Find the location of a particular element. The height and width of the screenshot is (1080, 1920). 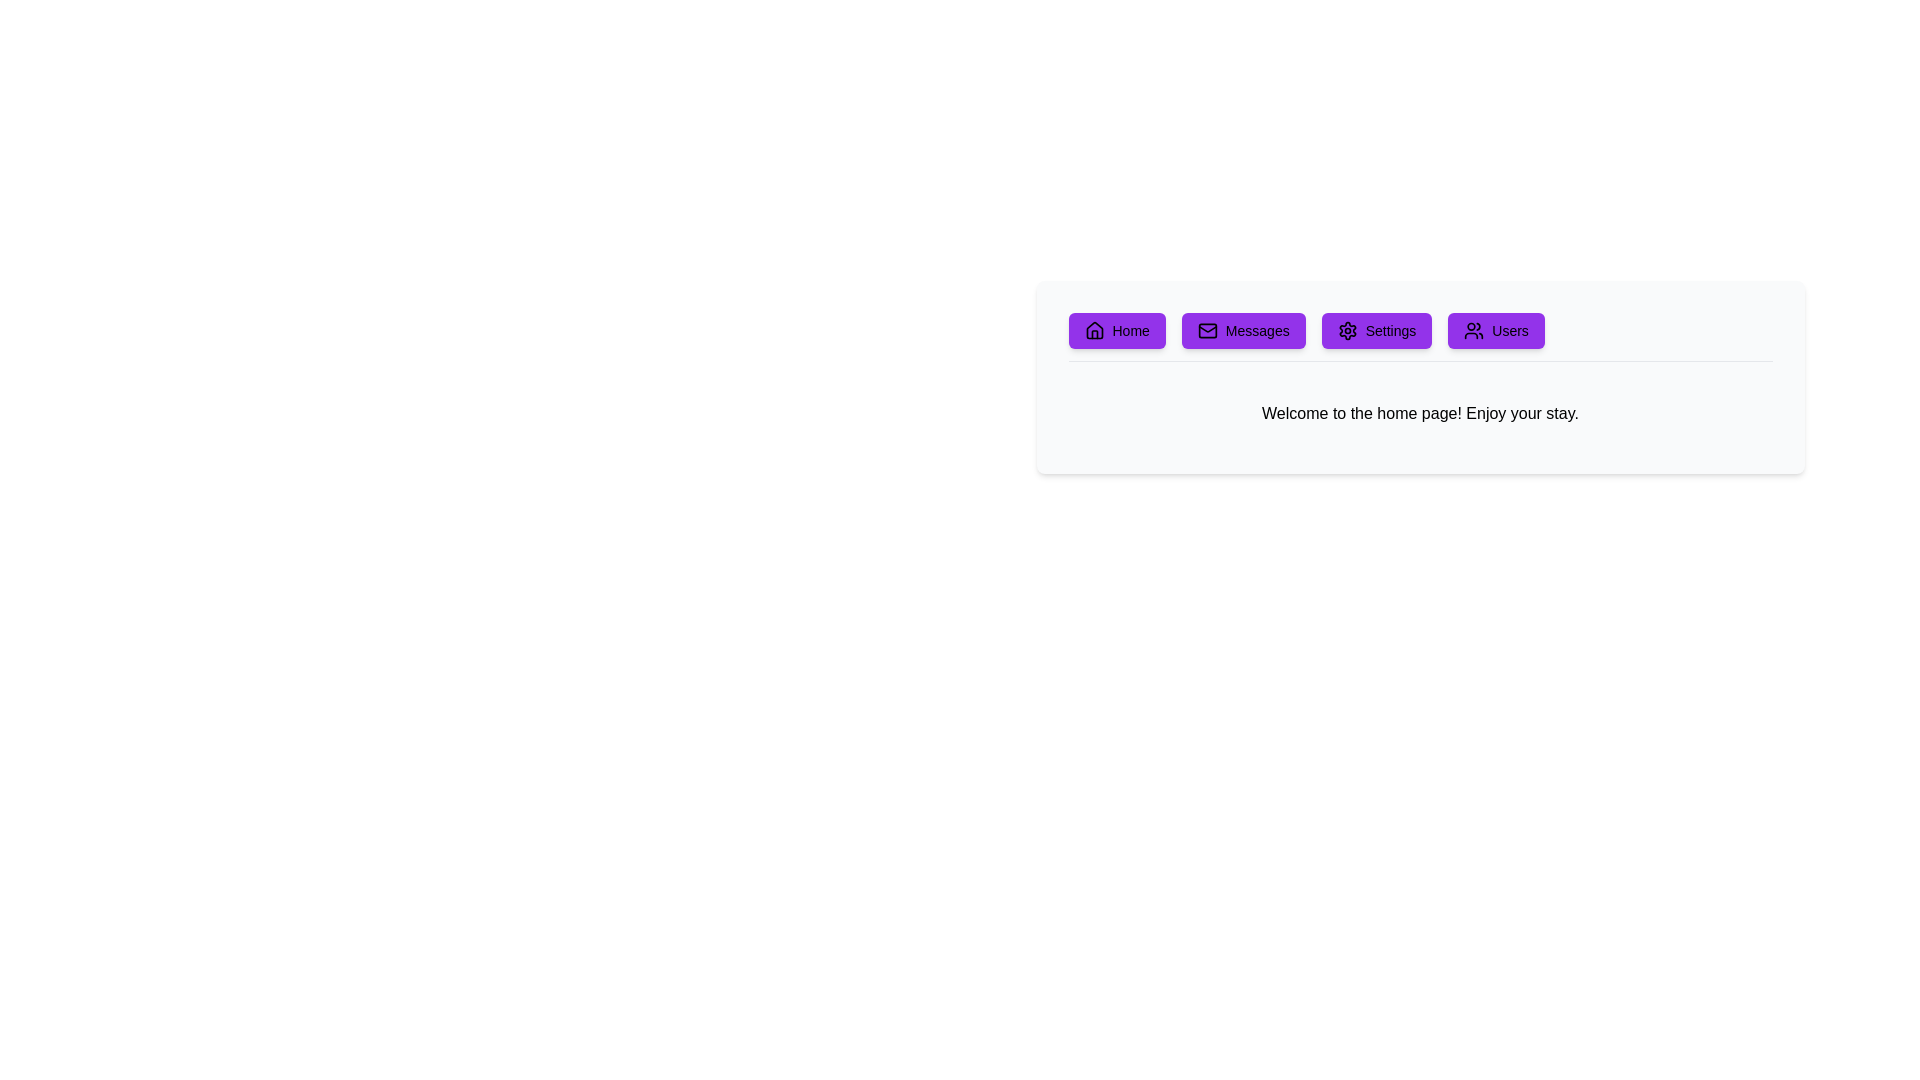

the 'Messages' button in the navigation bar, which is represented by a decorative purple background shape of a mail envelope icon is located at coordinates (1206, 330).